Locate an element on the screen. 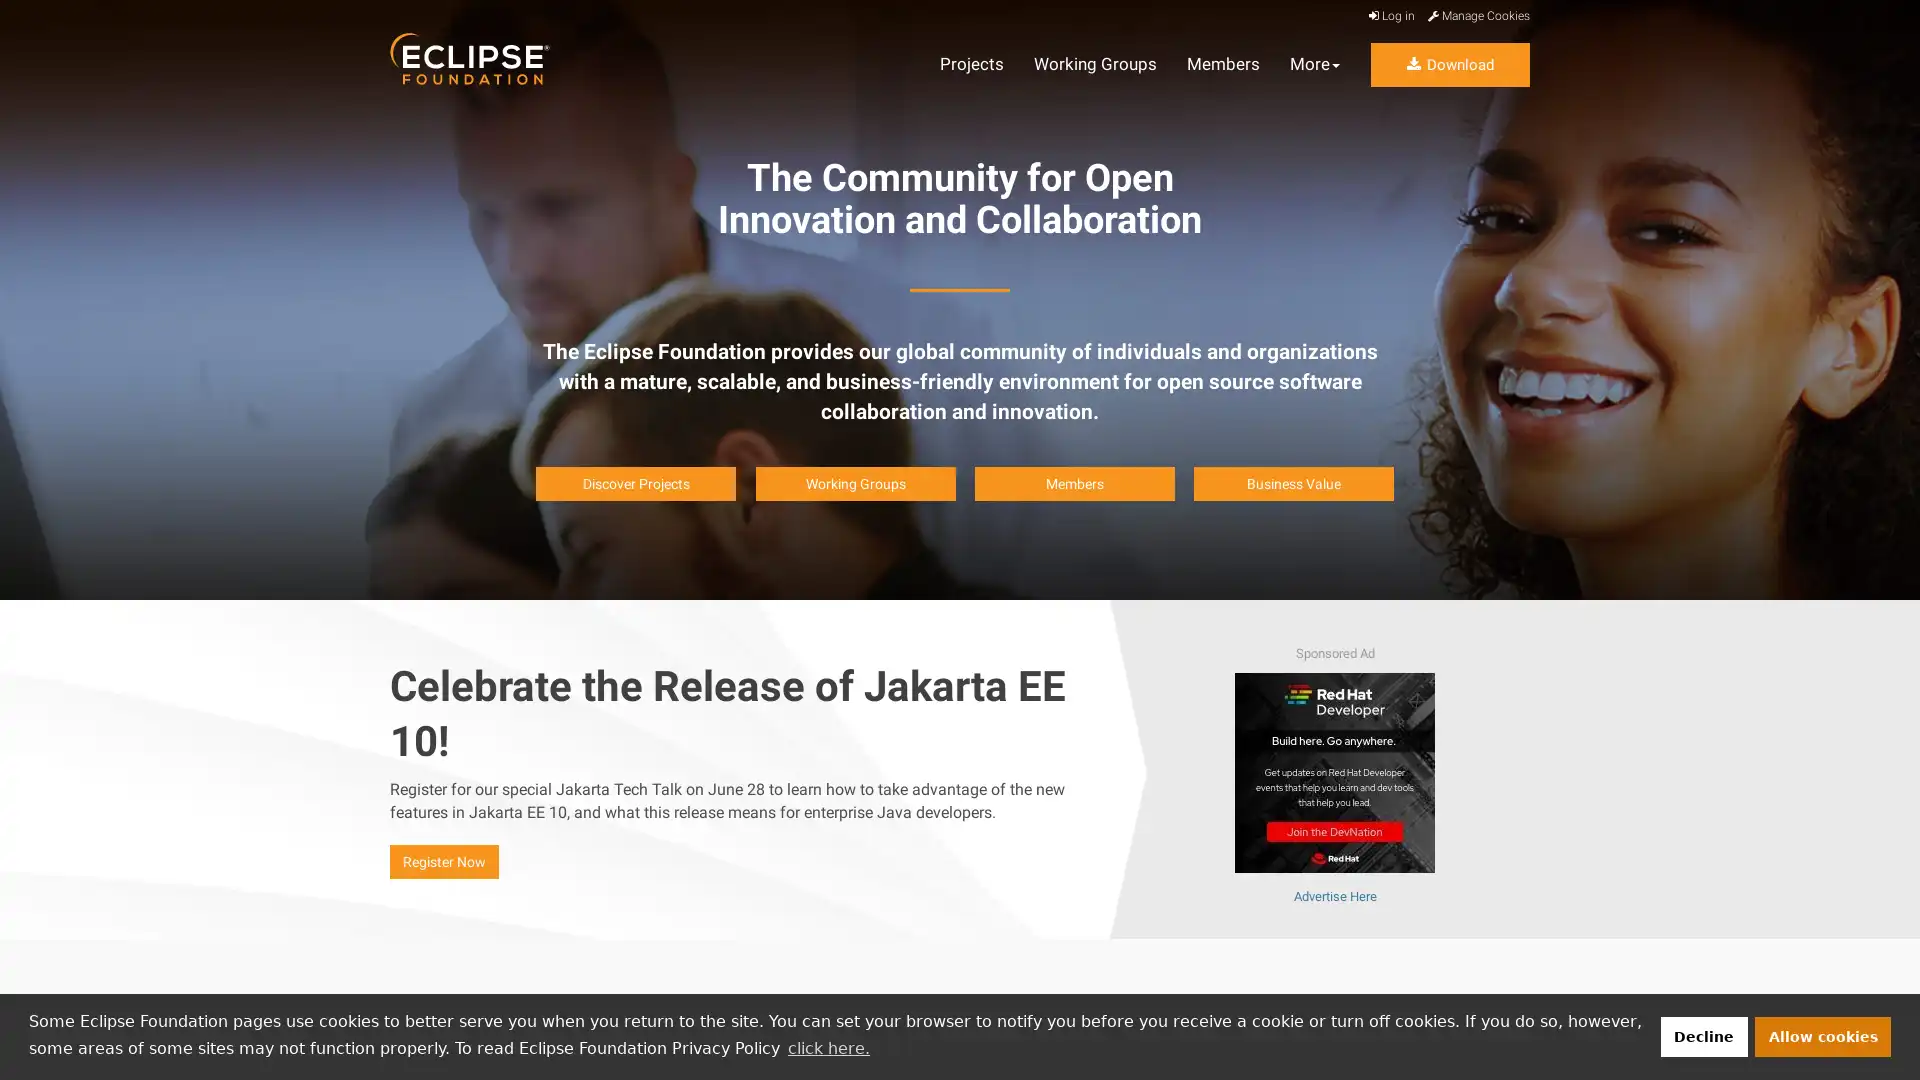 This screenshot has width=1920, height=1080. deny cookies is located at coordinates (1702, 1035).